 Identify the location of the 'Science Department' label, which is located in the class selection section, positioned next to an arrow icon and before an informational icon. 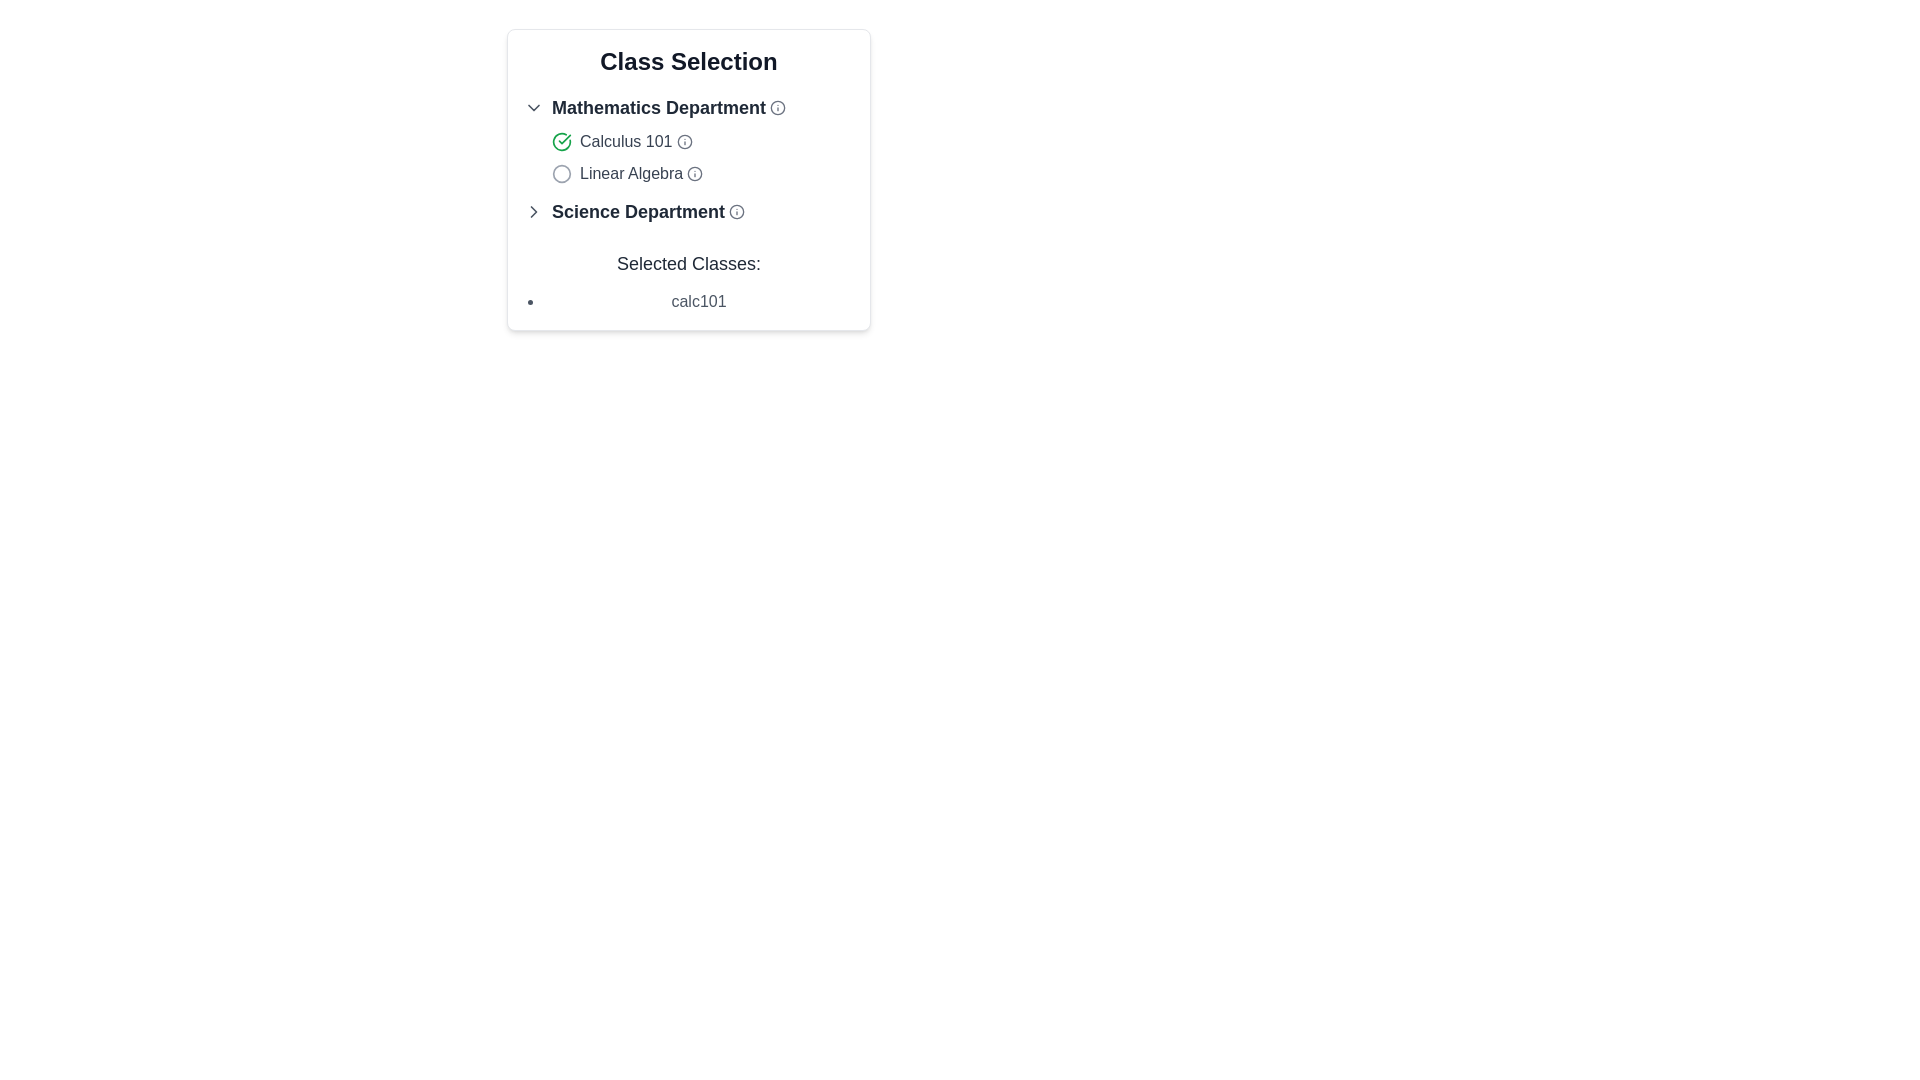
(637, 212).